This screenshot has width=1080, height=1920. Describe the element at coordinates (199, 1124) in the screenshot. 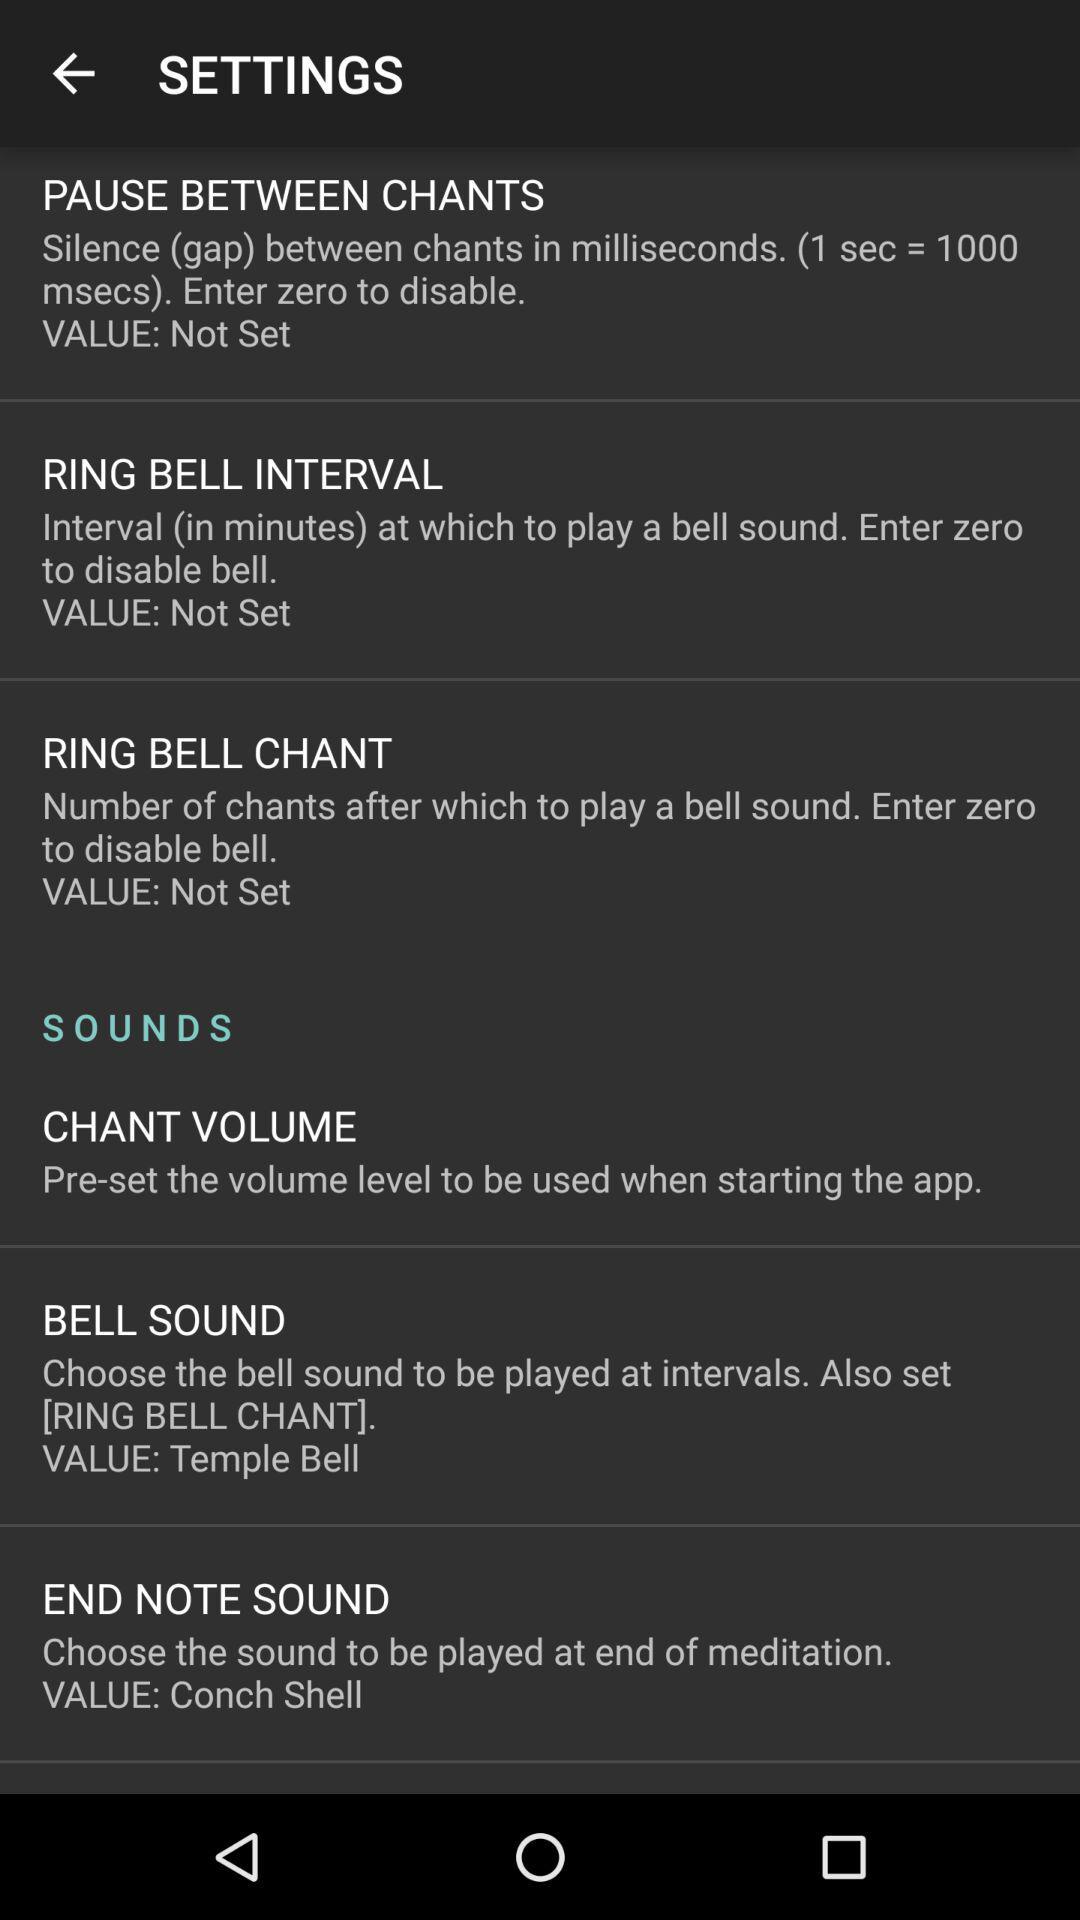

I see `the chant volume item` at that location.